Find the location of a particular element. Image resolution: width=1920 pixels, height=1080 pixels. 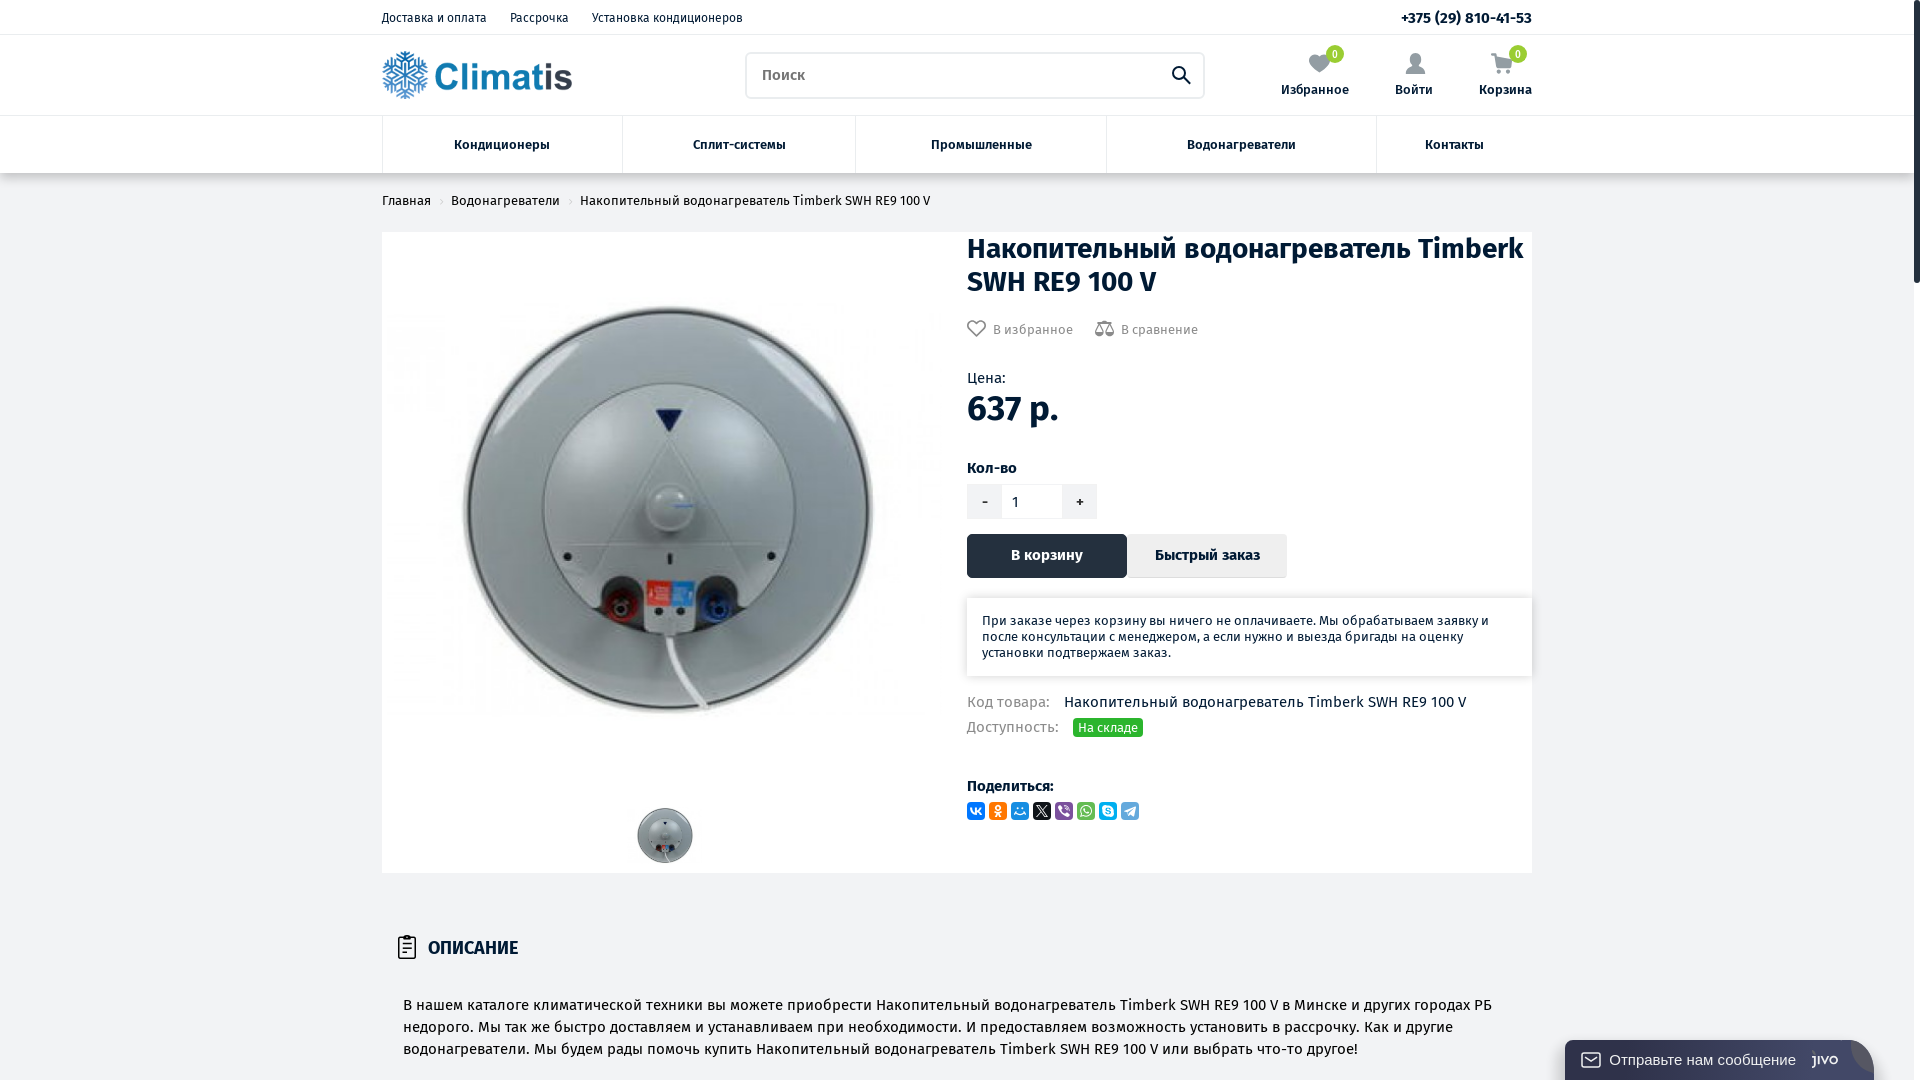

'Twitter' is located at coordinates (1032, 810).